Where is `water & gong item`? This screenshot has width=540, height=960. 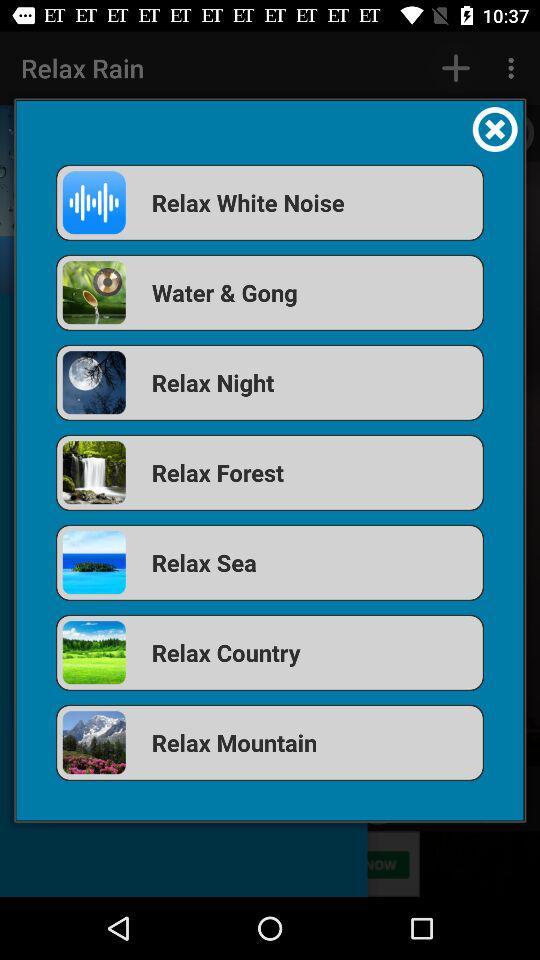 water & gong item is located at coordinates (270, 291).